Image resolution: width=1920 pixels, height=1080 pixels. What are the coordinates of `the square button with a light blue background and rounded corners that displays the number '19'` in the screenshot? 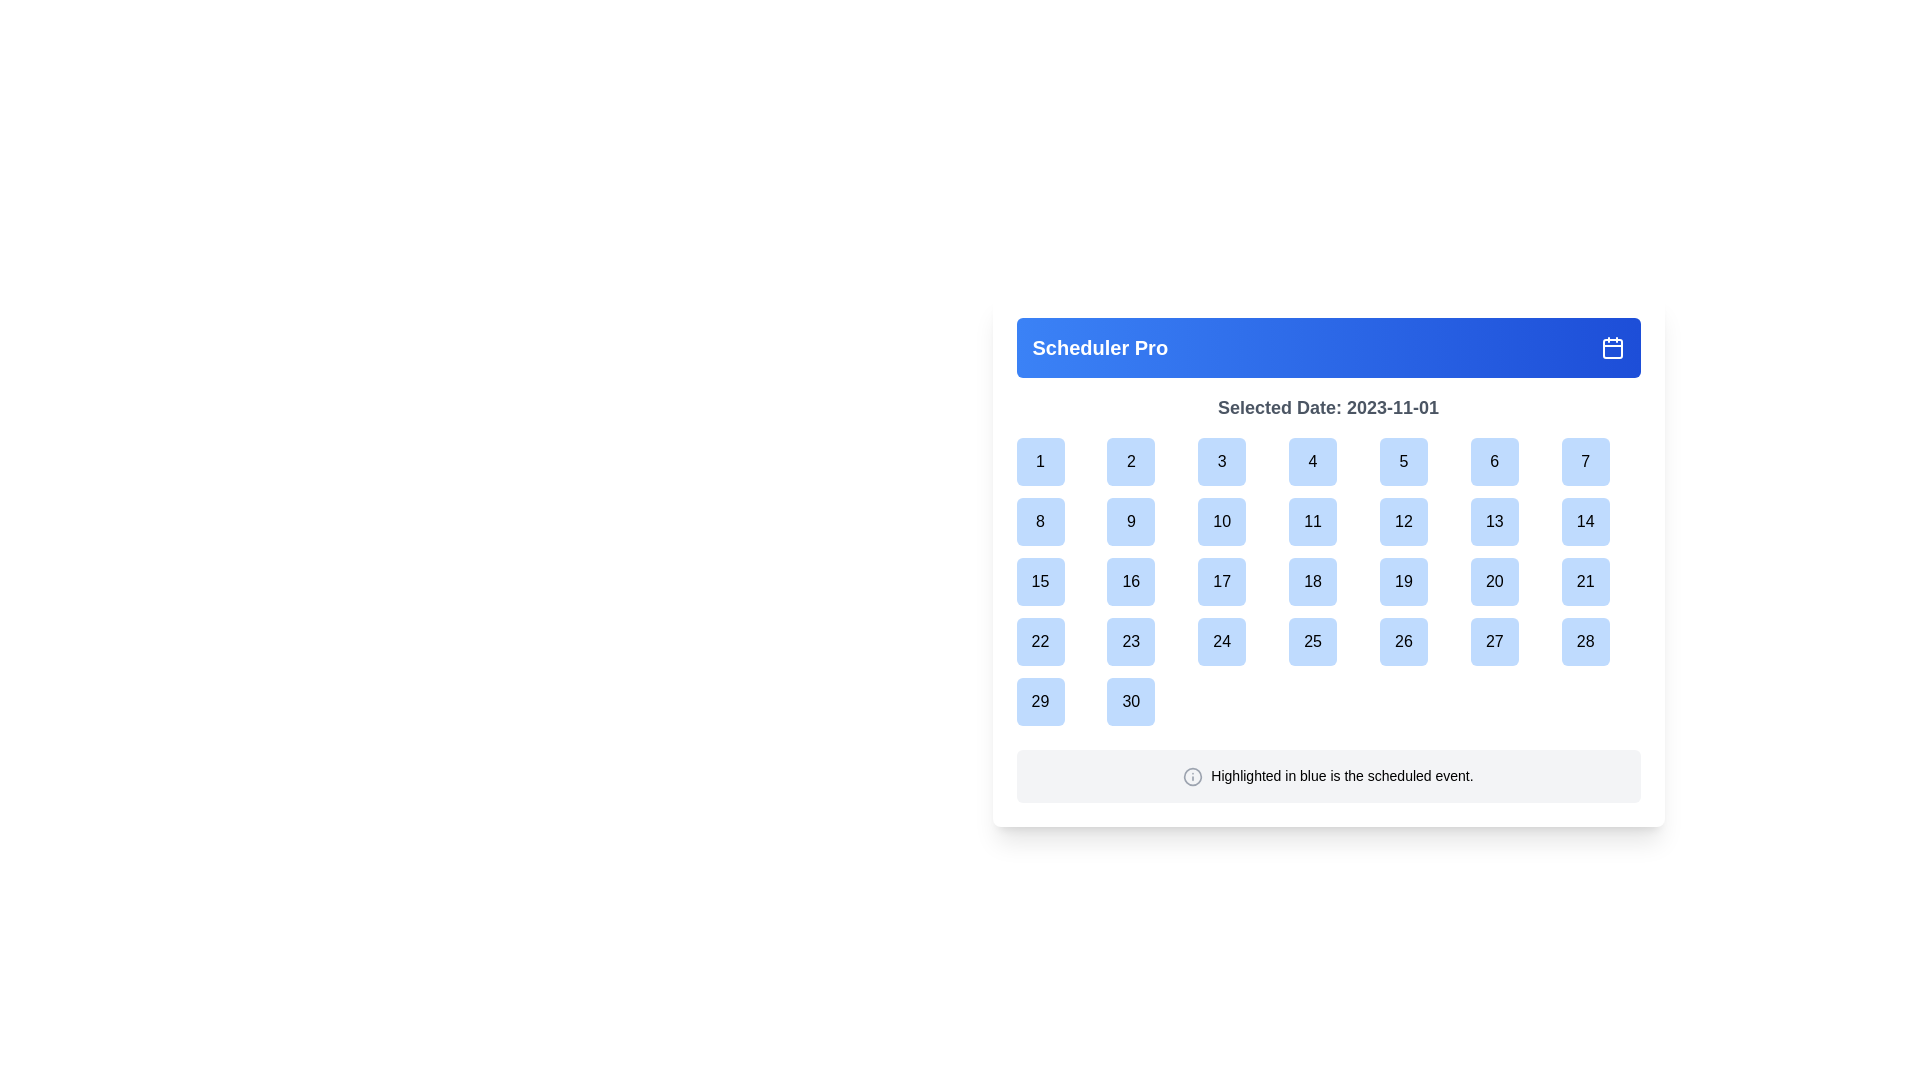 It's located at (1418, 582).